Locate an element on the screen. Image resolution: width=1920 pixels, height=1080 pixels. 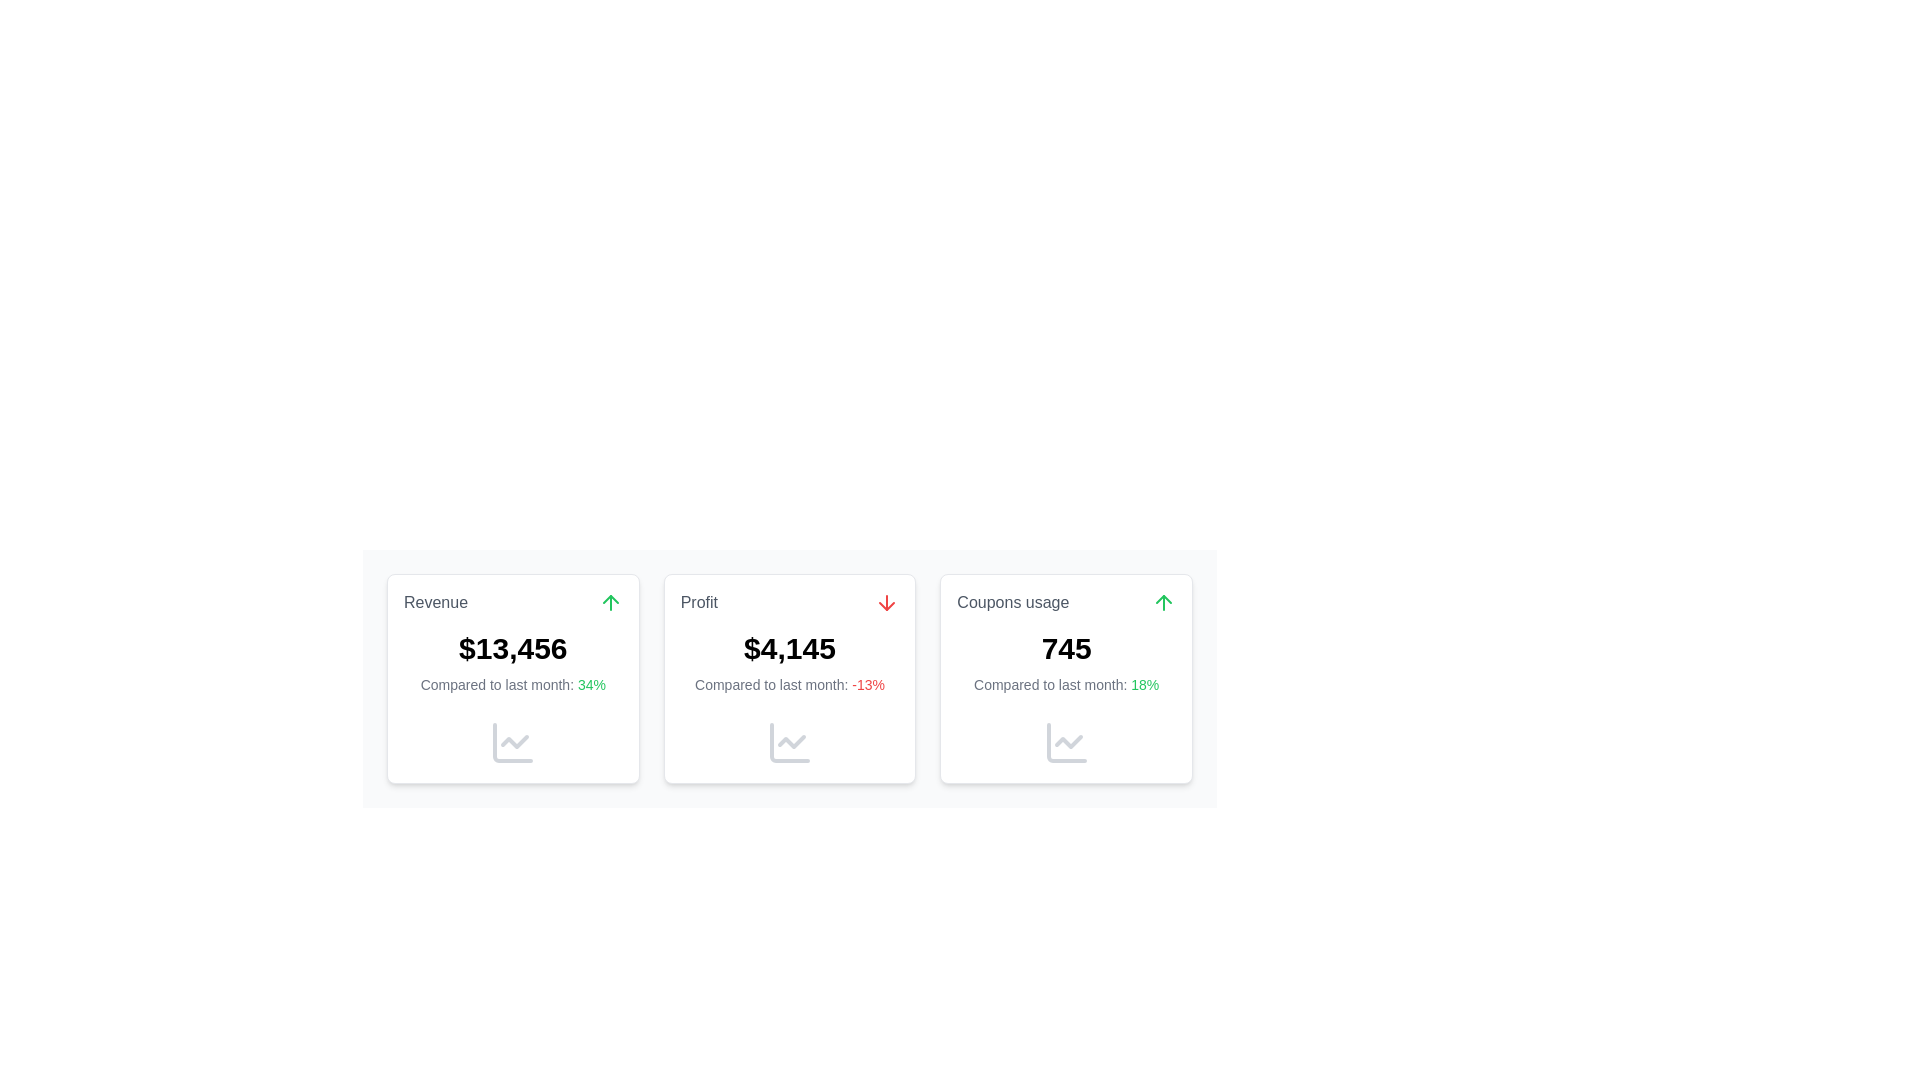
the Label with an icon that serves as a header for the metrics presented within the card, located in the third column of a three-column layout, positioned above a bold numeric indicator ('745') is located at coordinates (1065, 601).